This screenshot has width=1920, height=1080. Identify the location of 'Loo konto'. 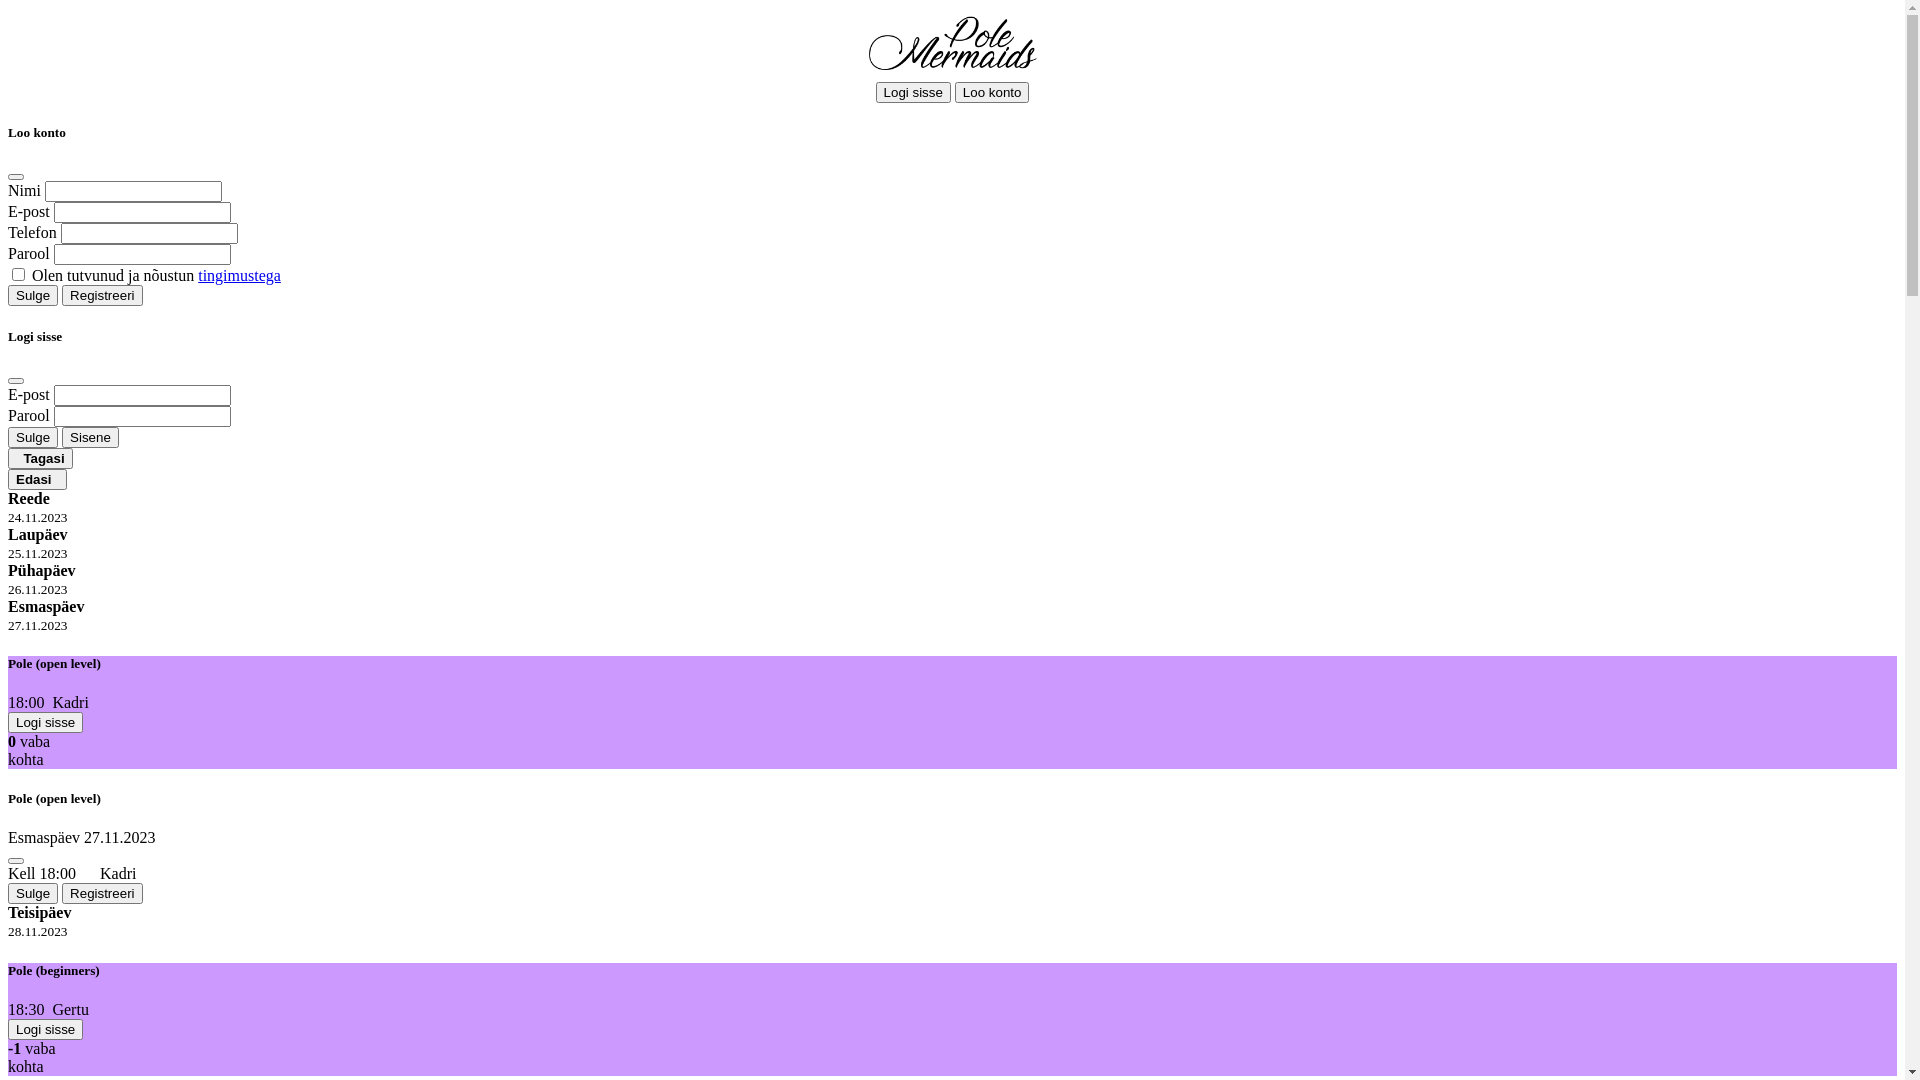
(992, 92).